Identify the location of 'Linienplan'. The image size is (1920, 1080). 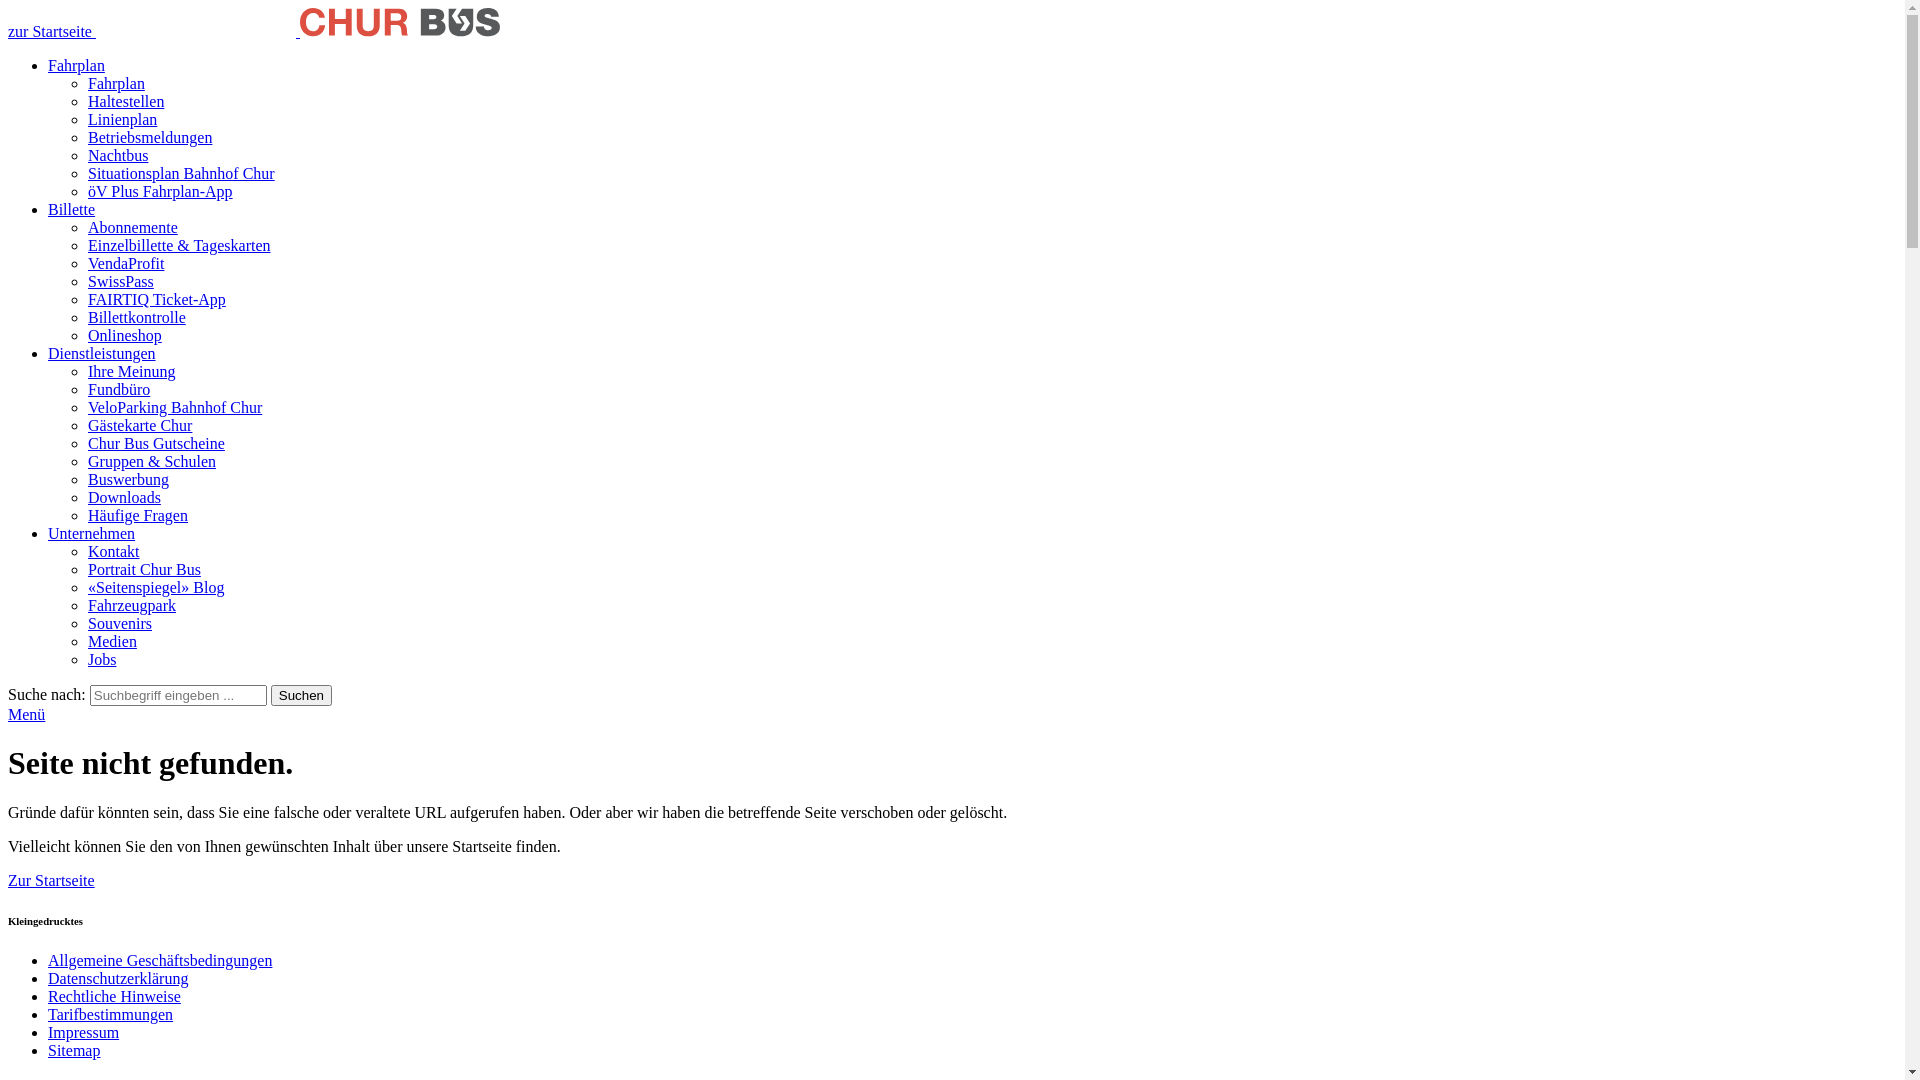
(121, 119).